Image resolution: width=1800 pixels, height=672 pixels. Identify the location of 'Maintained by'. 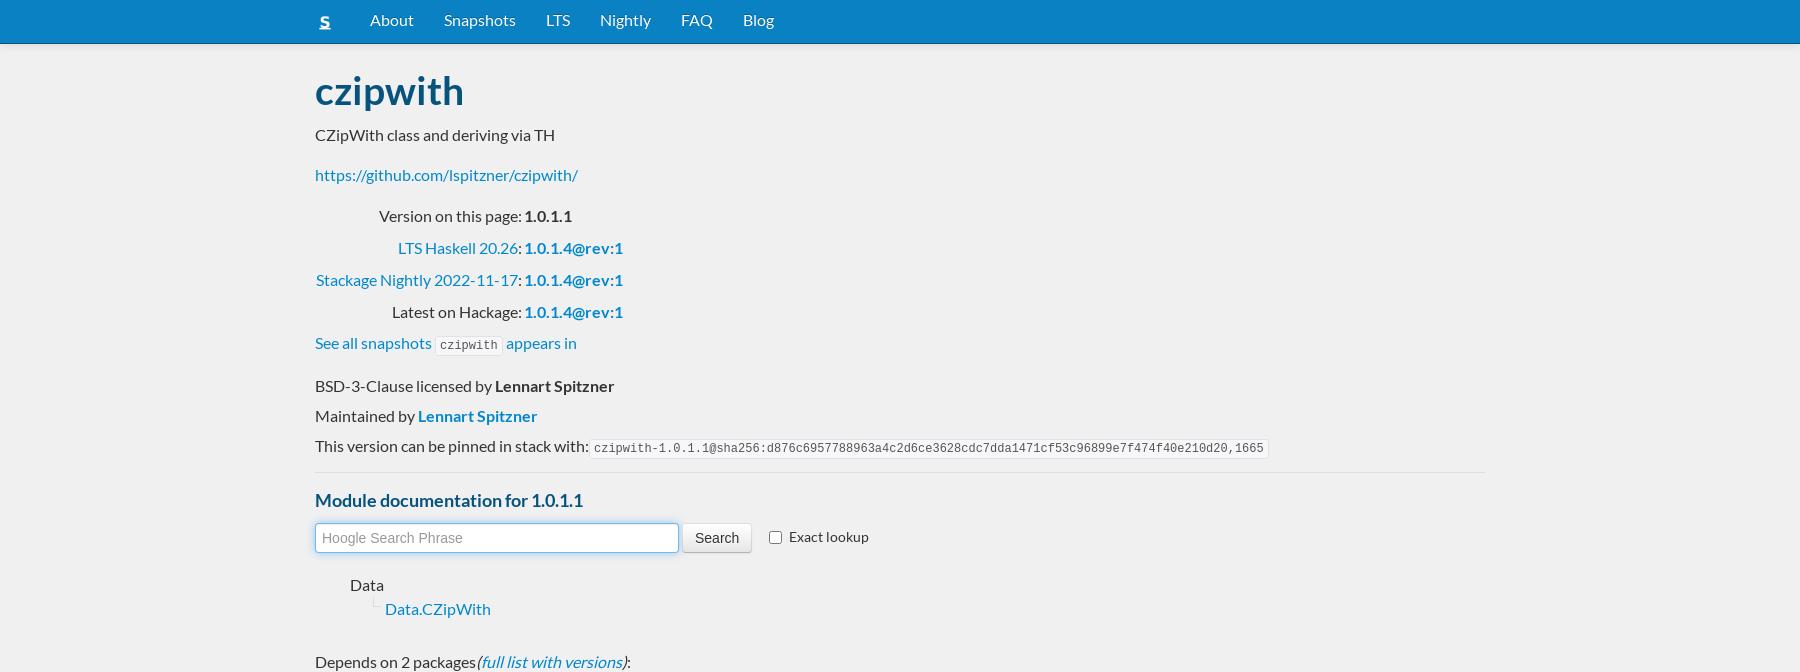
(366, 414).